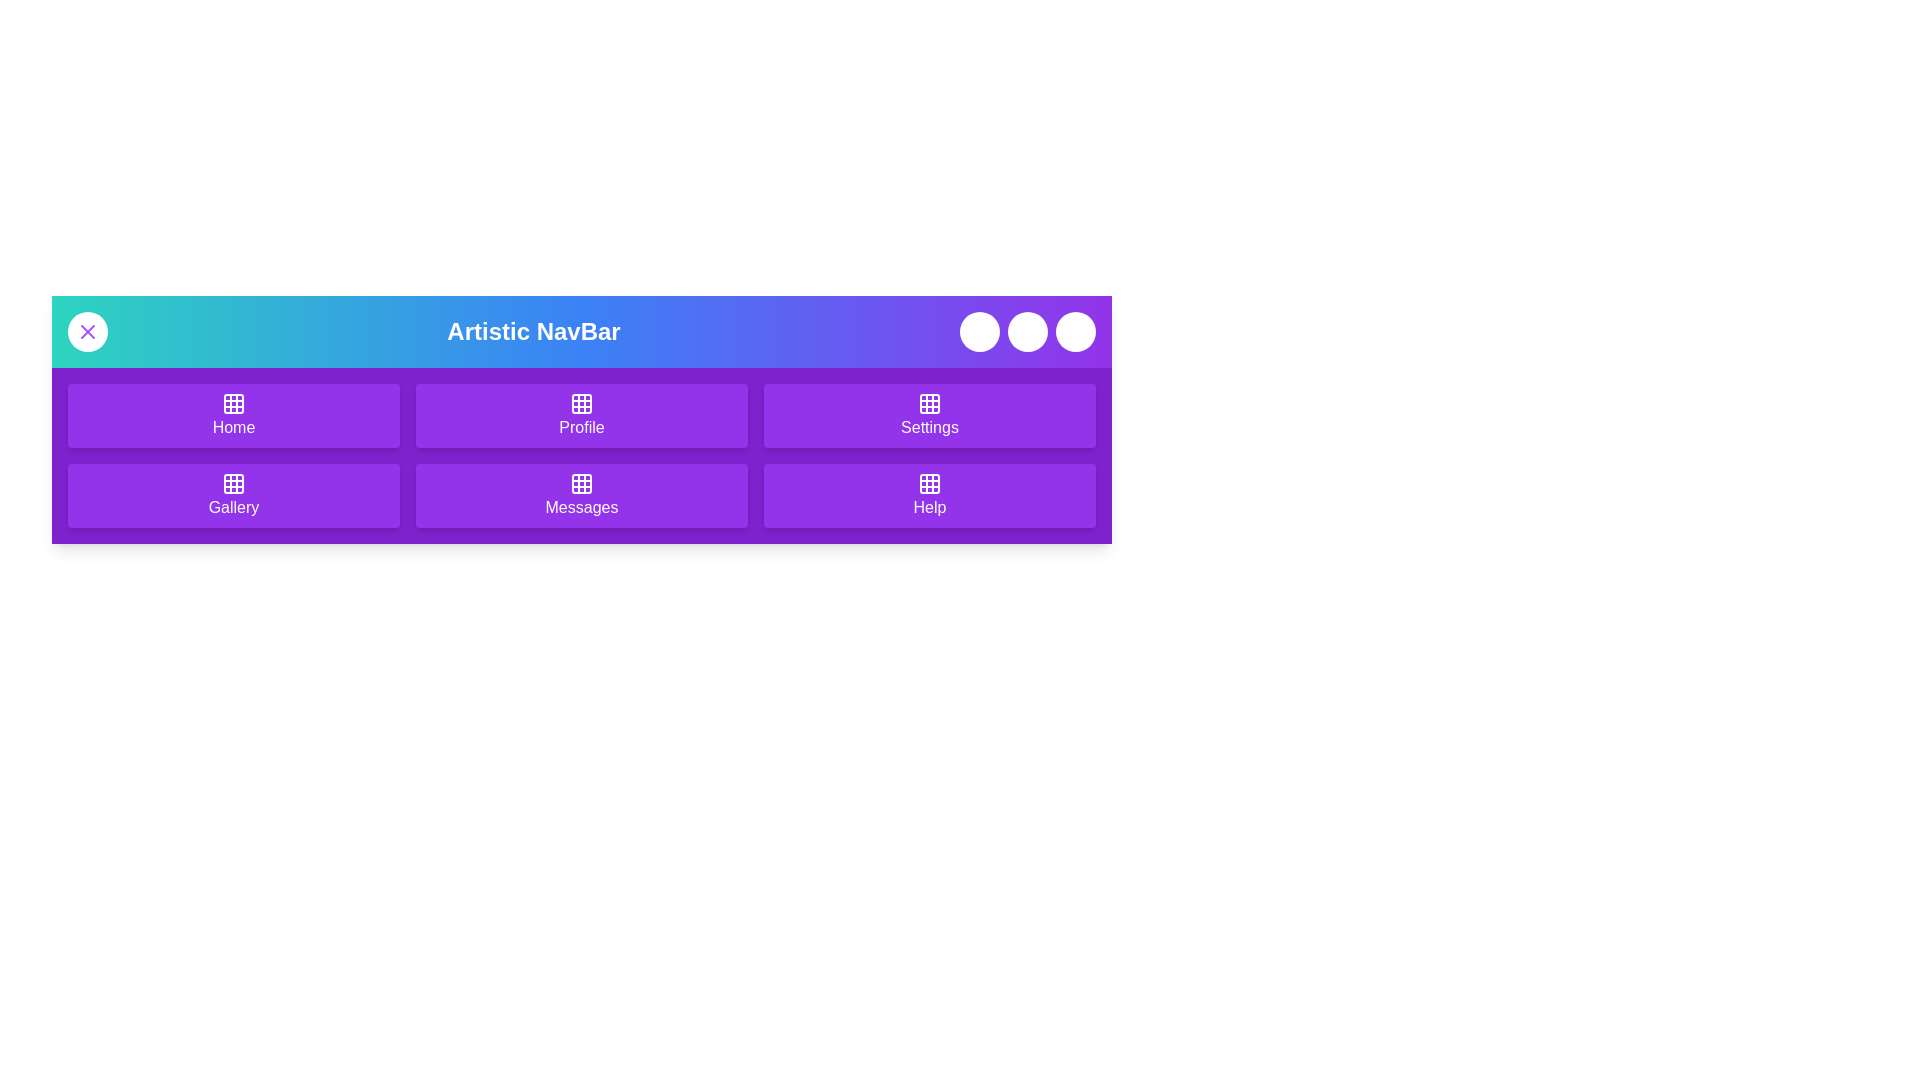 Image resolution: width=1920 pixels, height=1080 pixels. Describe the element at coordinates (979, 330) in the screenshot. I see `the notification bell button` at that location.